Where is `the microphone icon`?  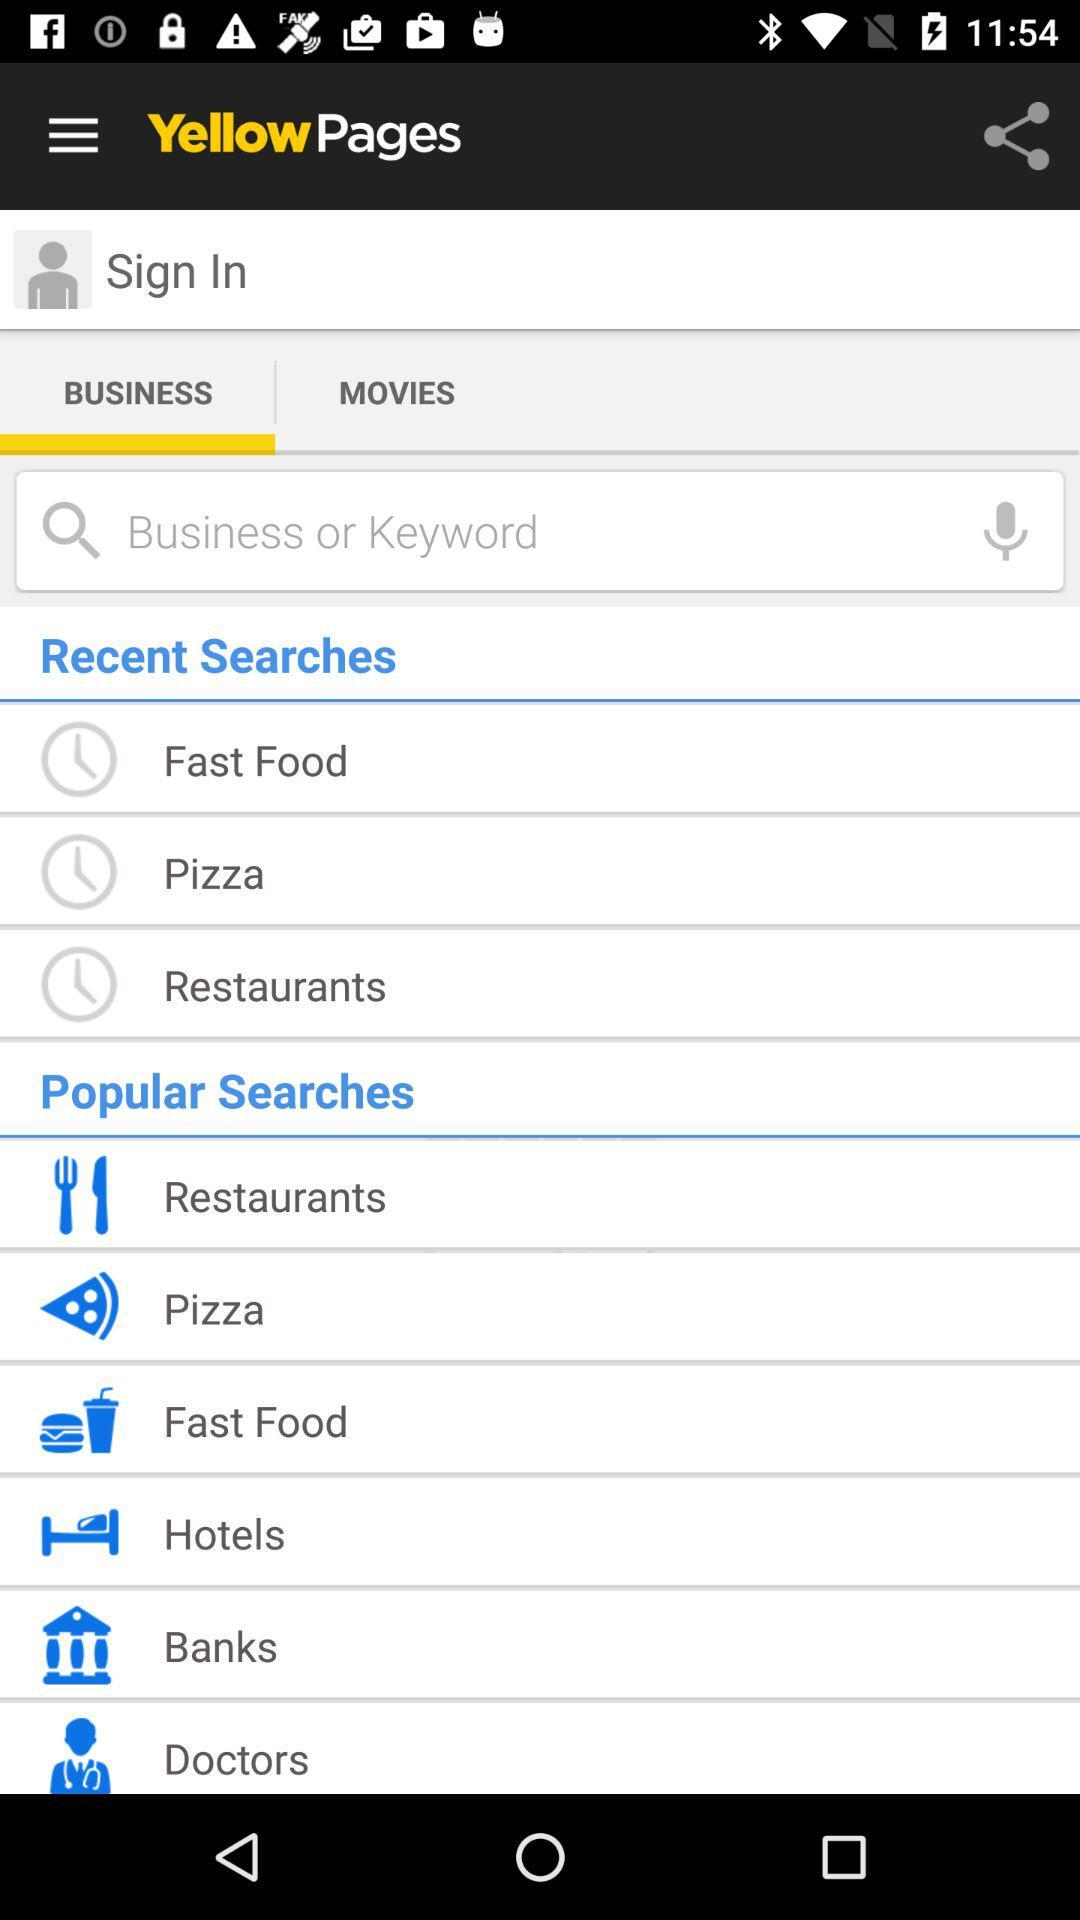
the microphone icon is located at coordinates (1005, 531).